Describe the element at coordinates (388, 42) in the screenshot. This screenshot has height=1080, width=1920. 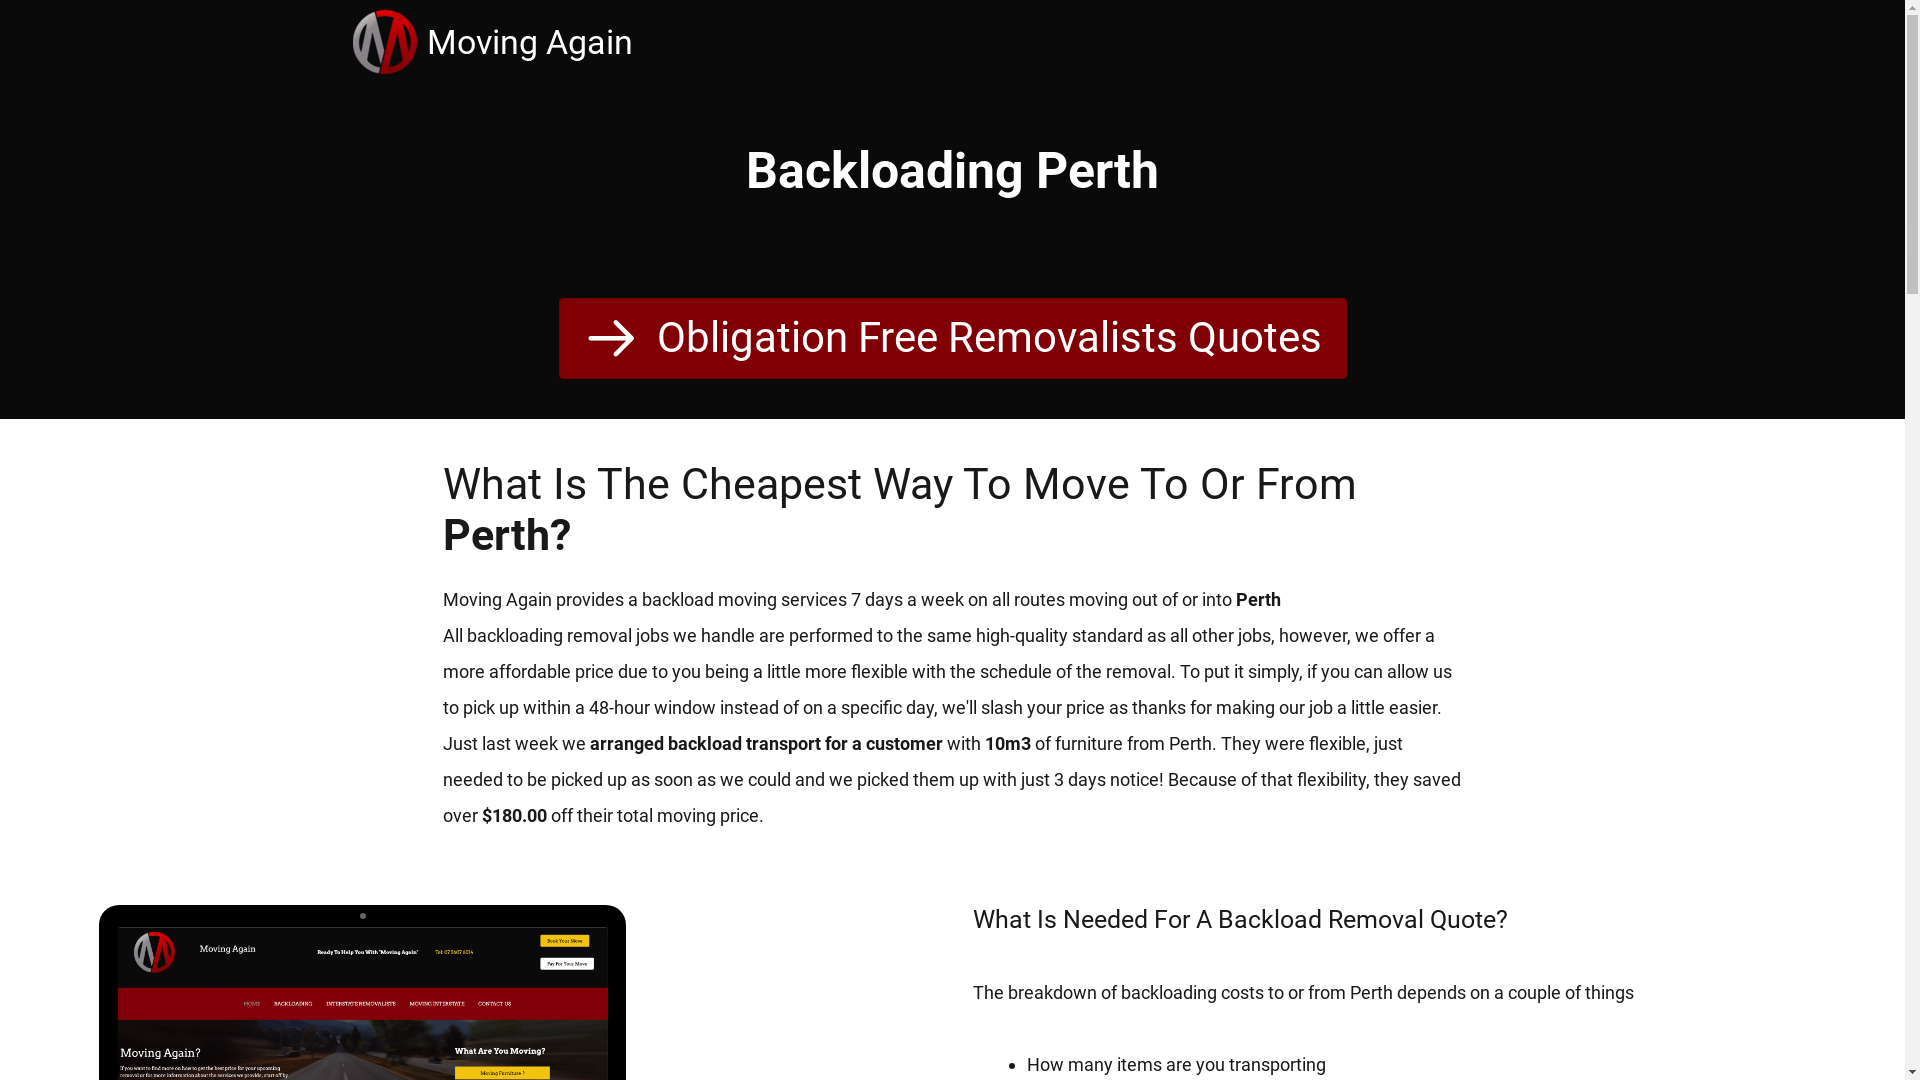
I see `'Moving Again'` at that location.